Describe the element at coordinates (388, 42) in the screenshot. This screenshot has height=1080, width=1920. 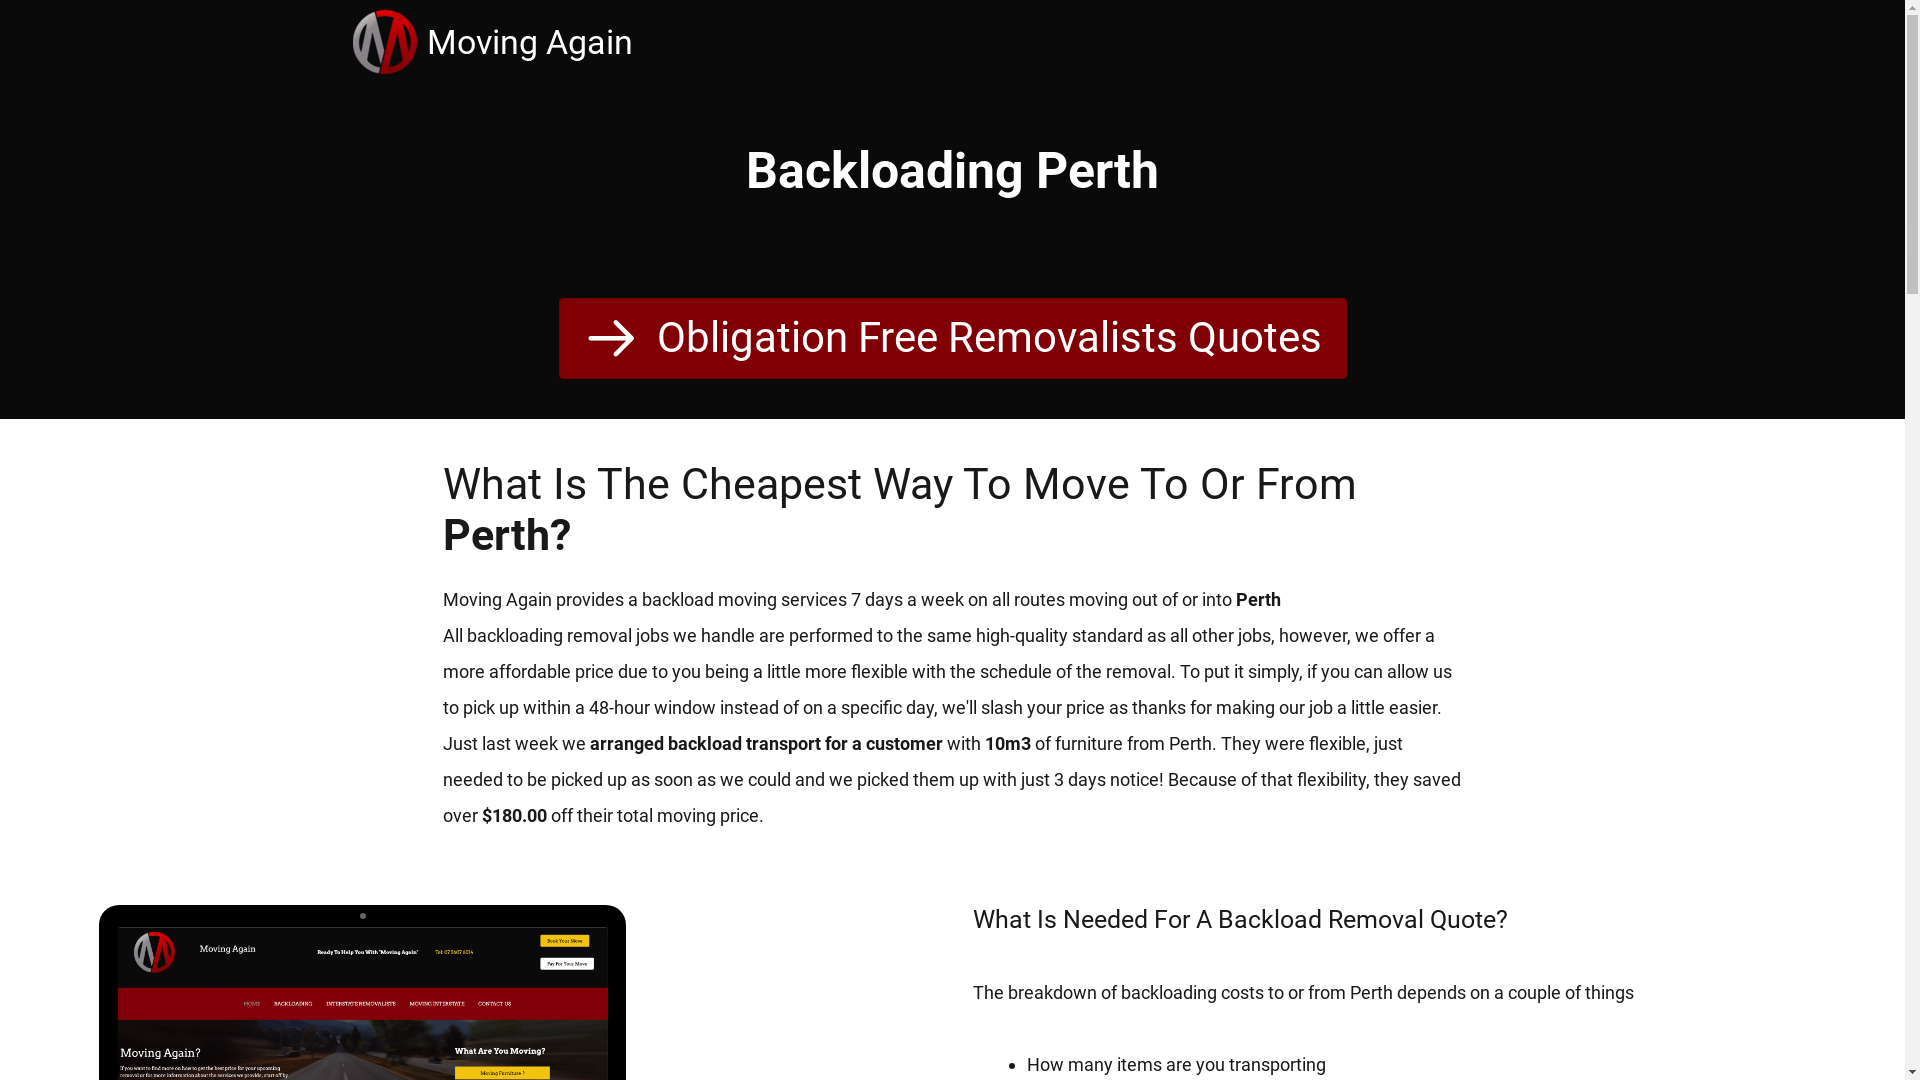
I see `'Moving Again'` at that location.